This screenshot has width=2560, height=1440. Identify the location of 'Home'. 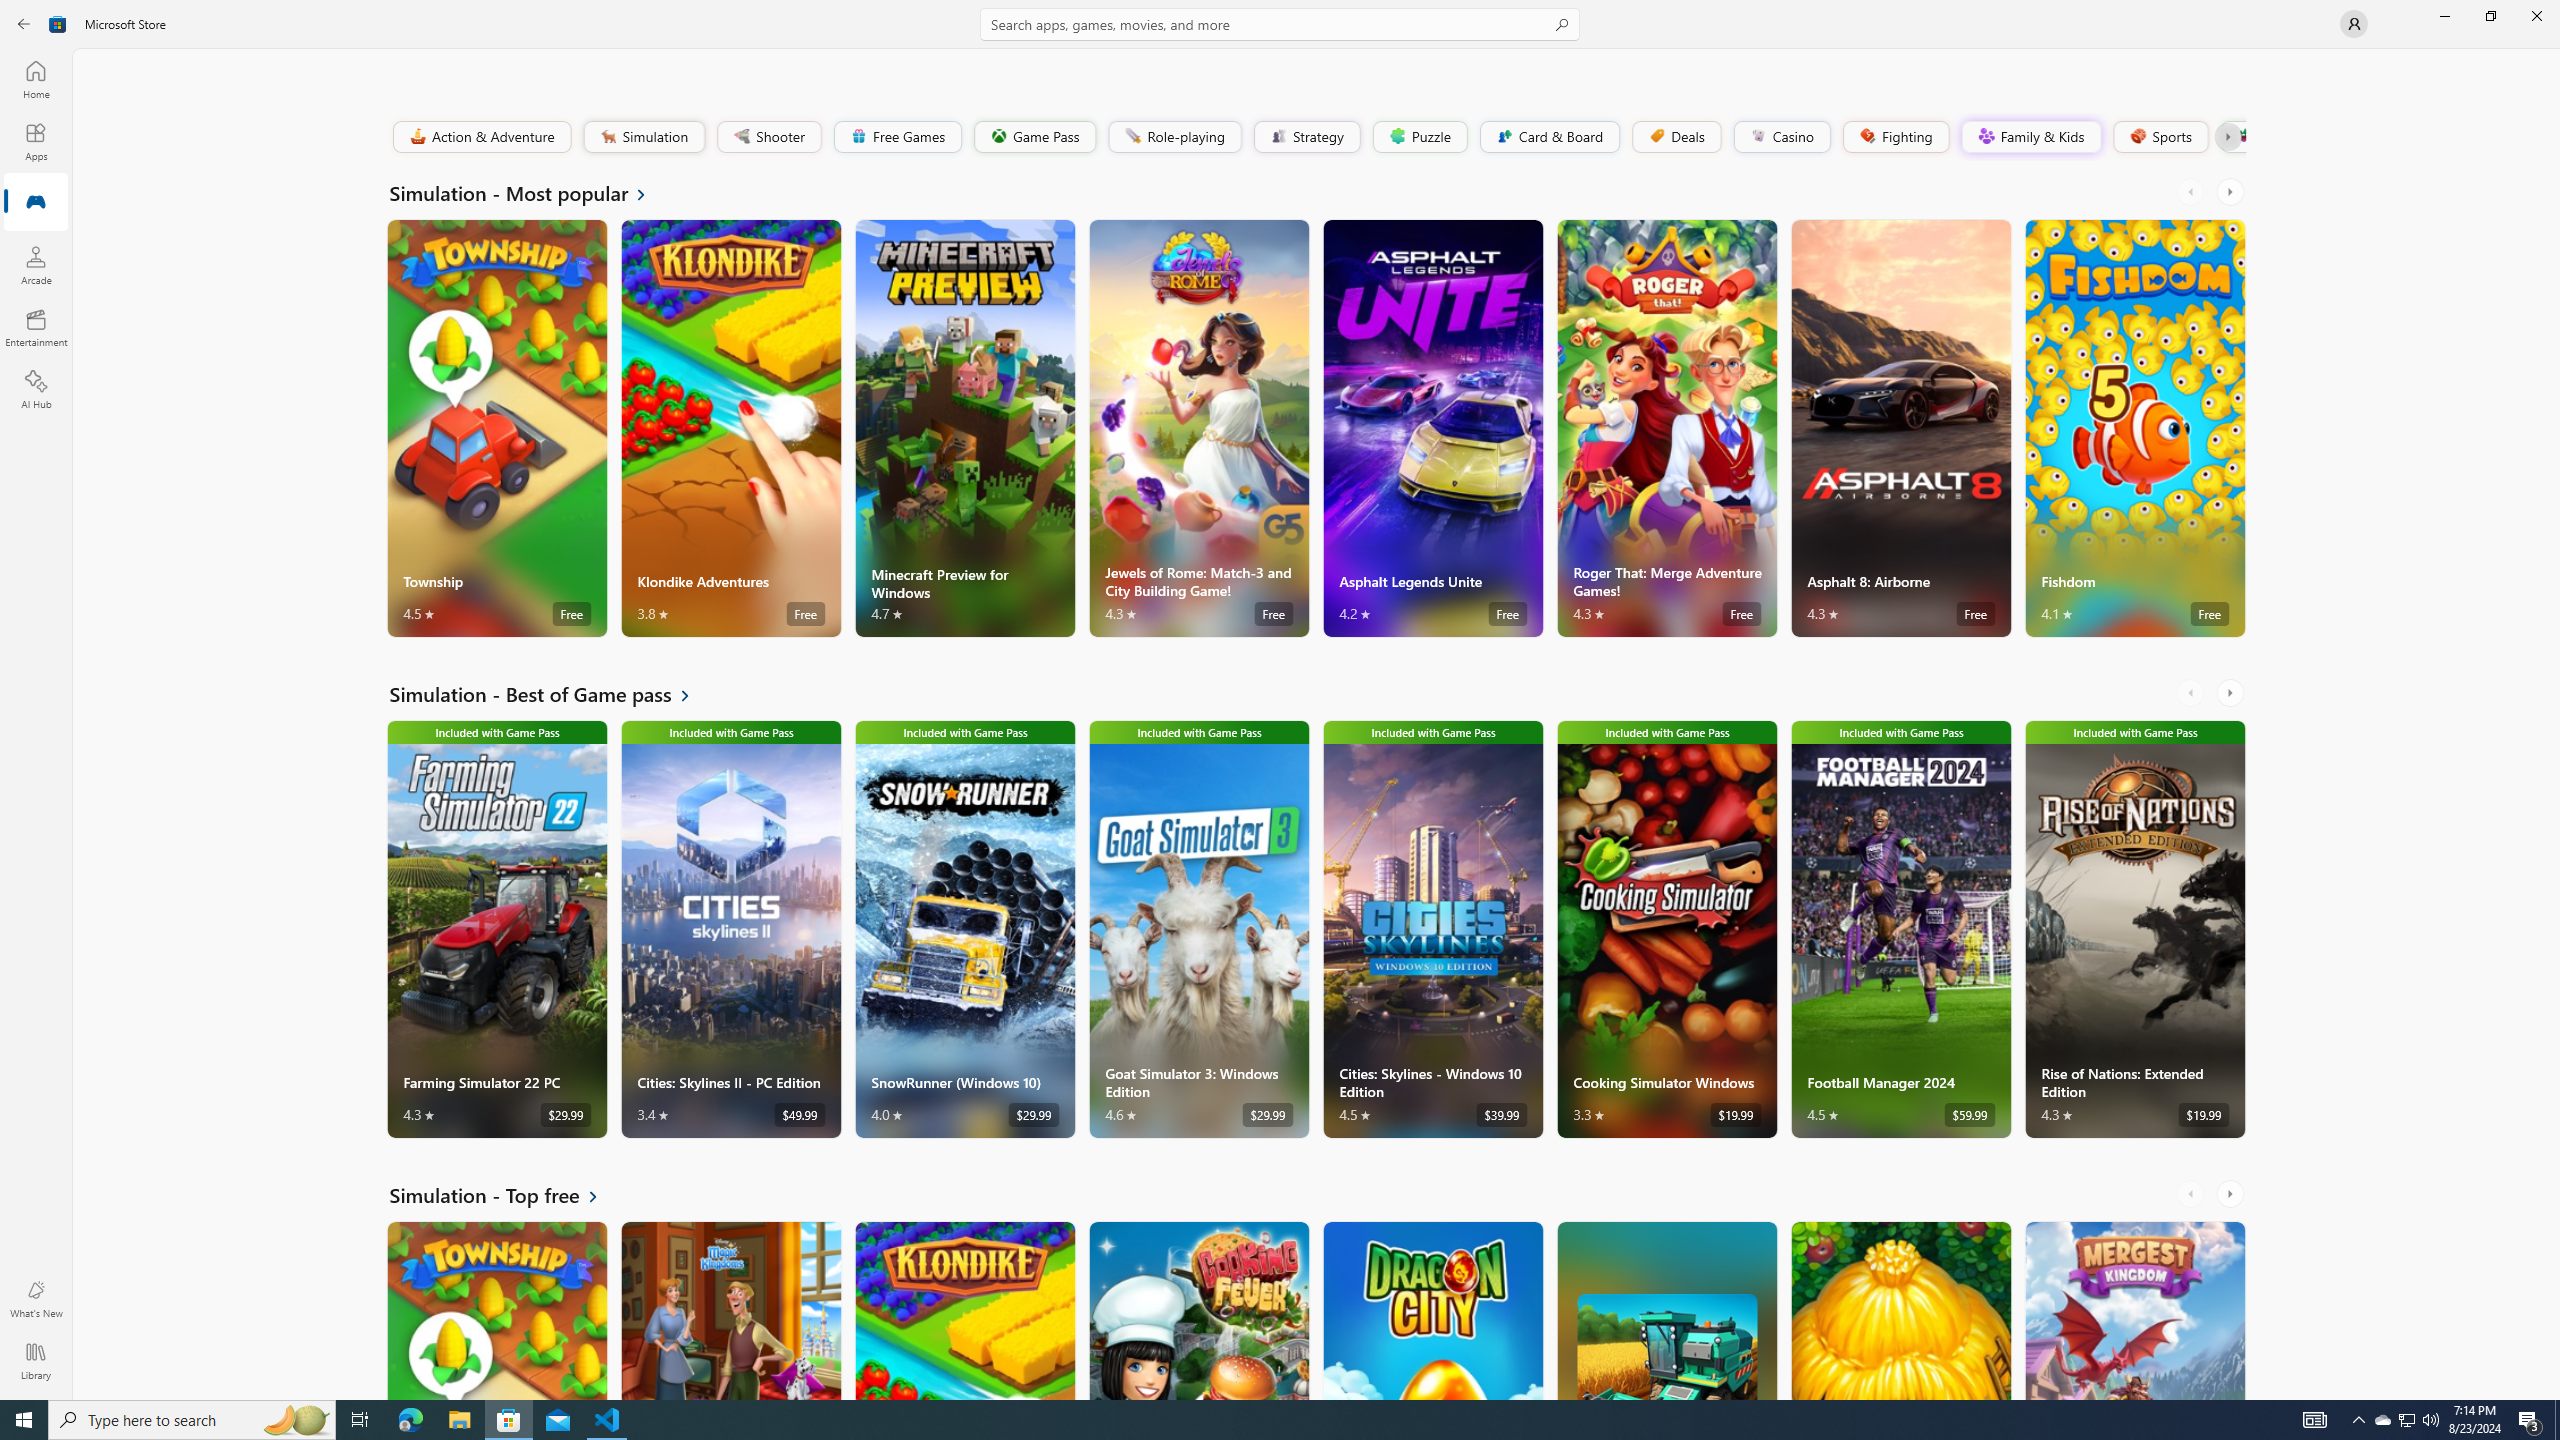
(34, 78).